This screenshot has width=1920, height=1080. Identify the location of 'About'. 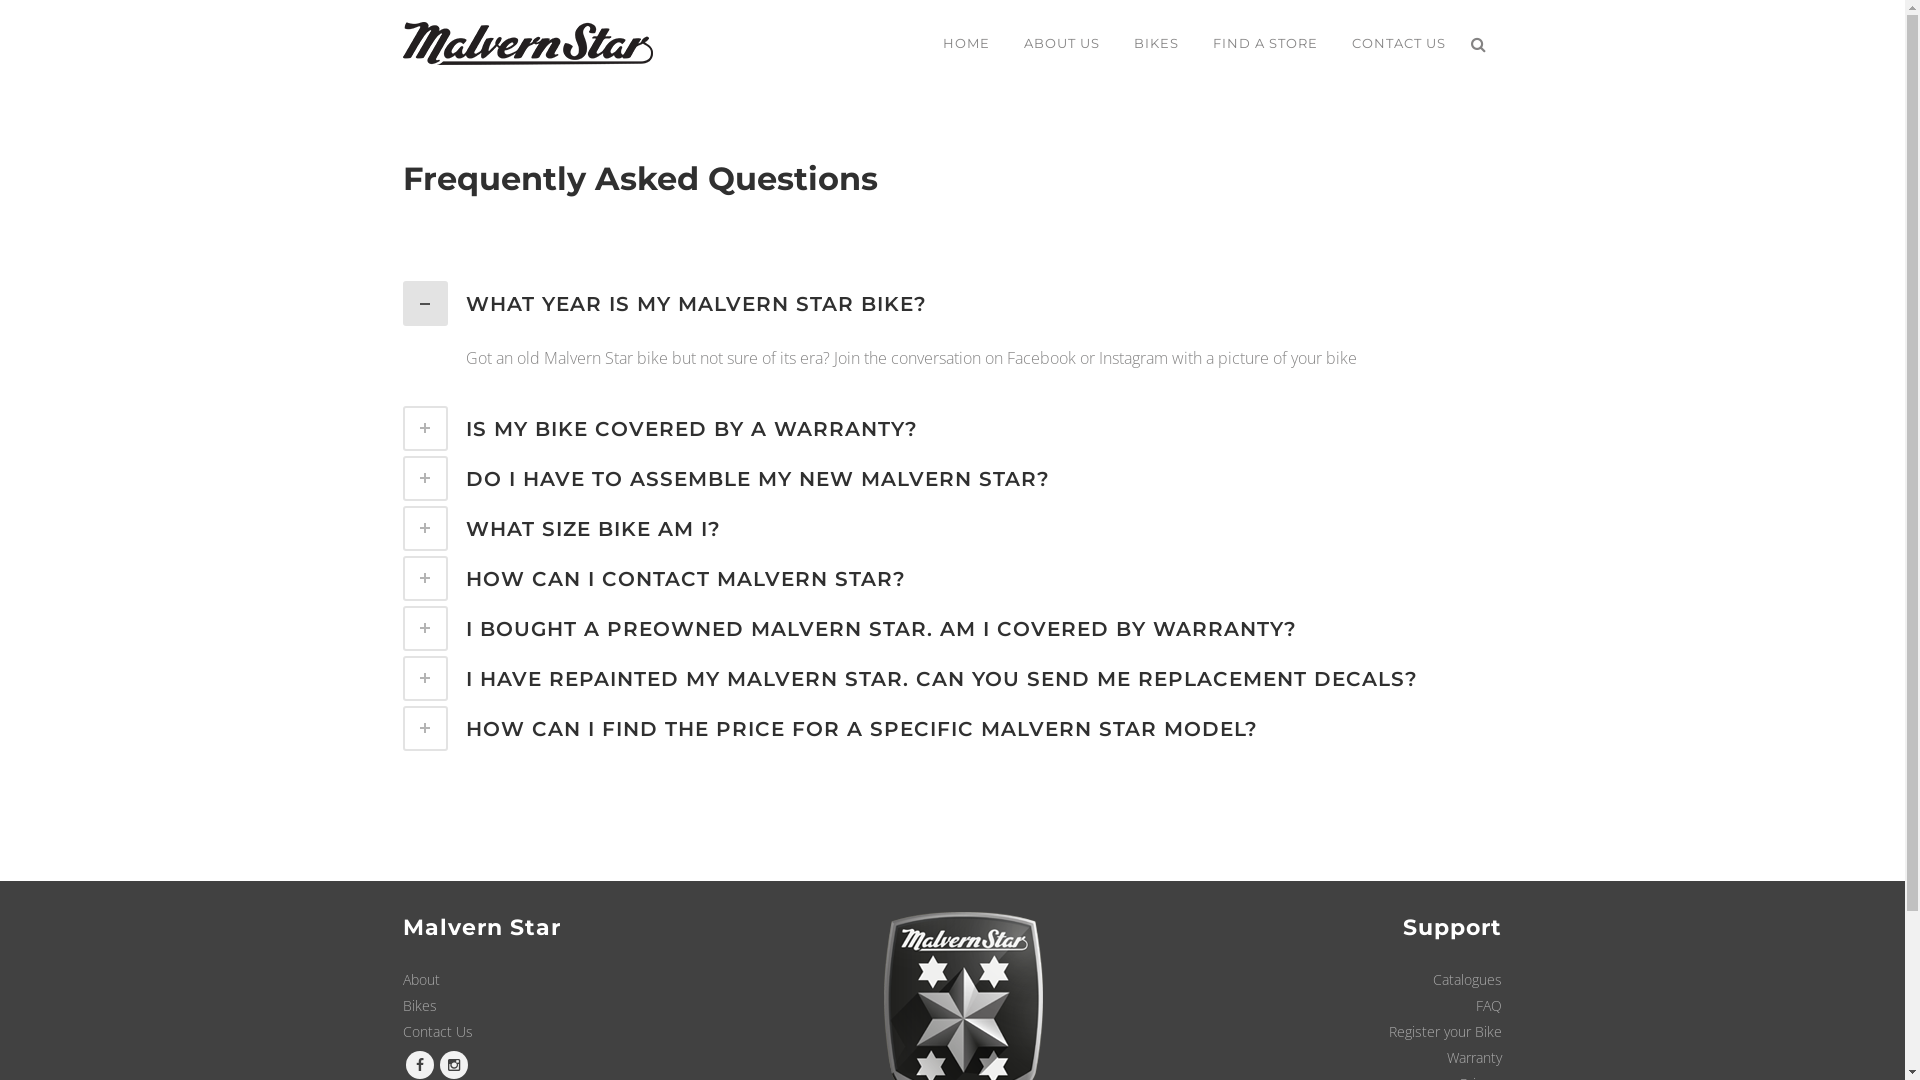
(419, 978).